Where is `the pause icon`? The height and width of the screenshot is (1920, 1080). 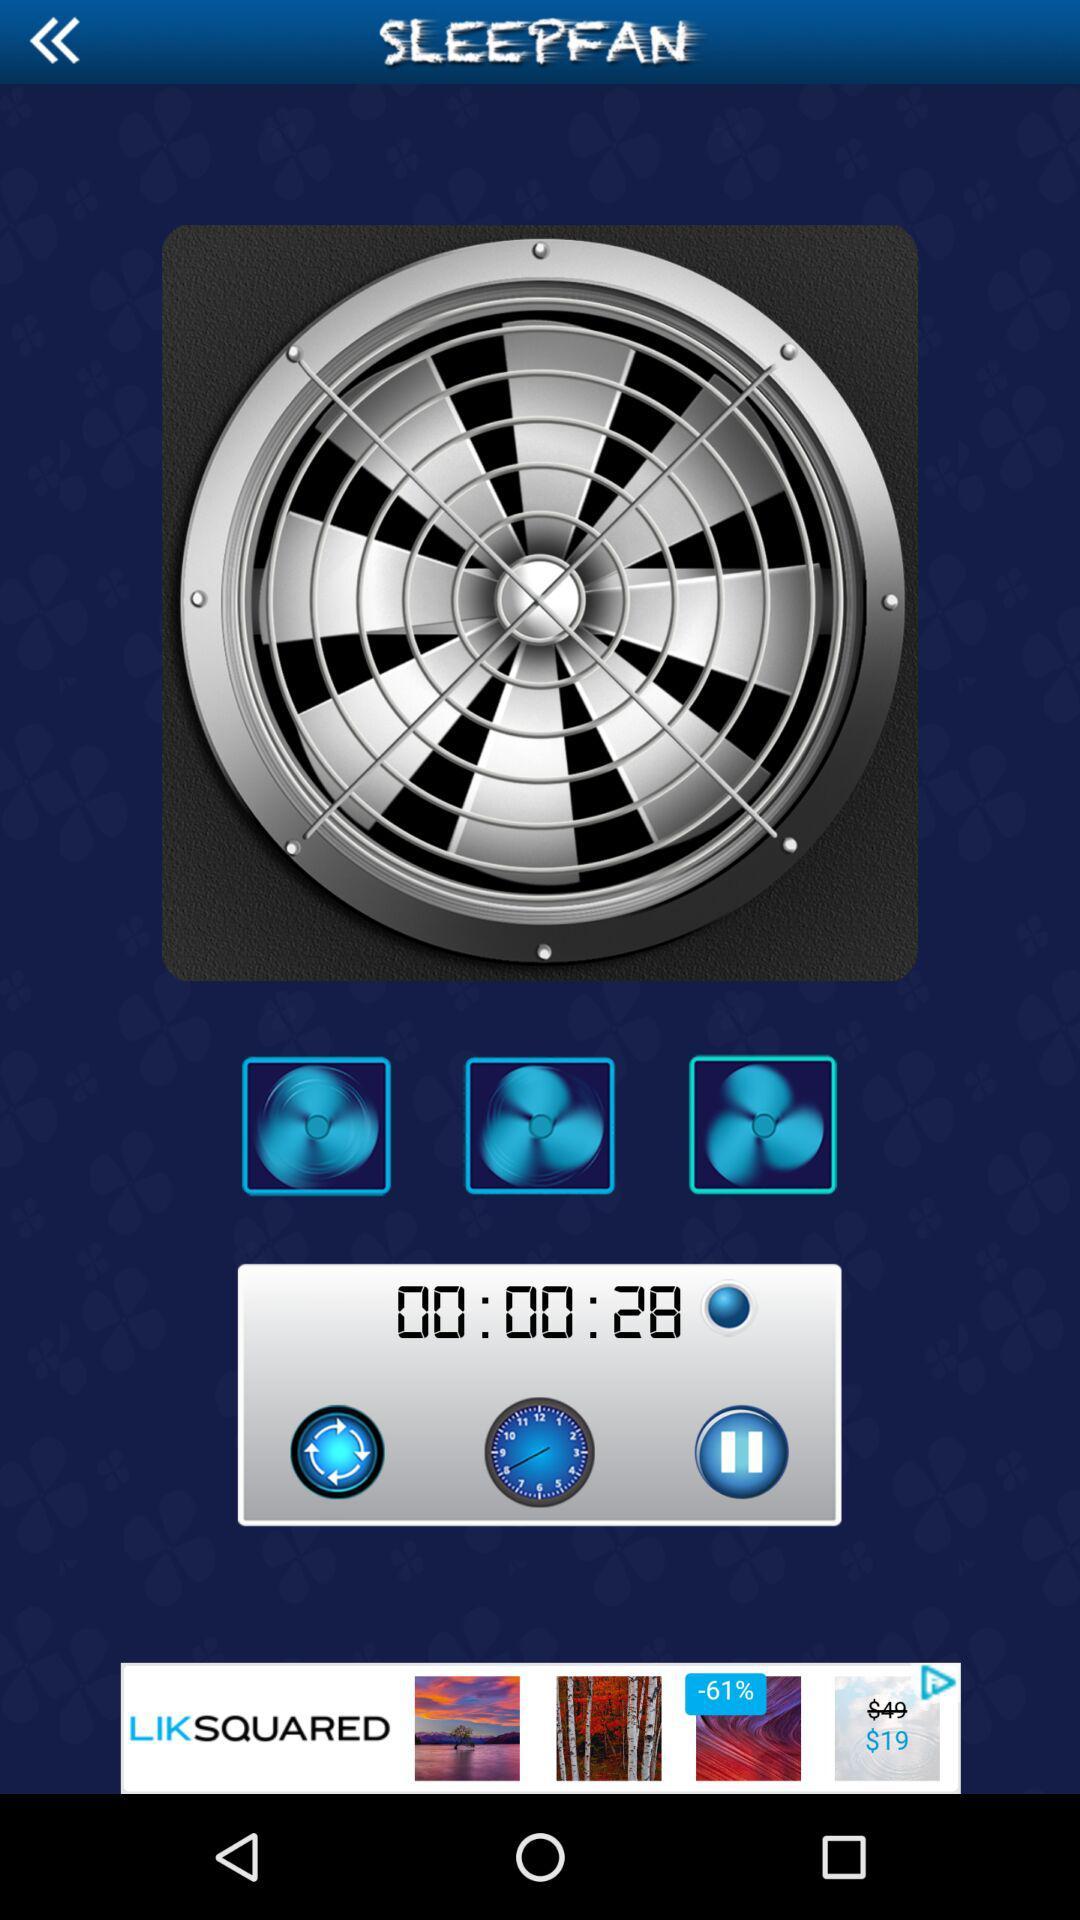
the pause icon is located at coordinates (741, 1553).